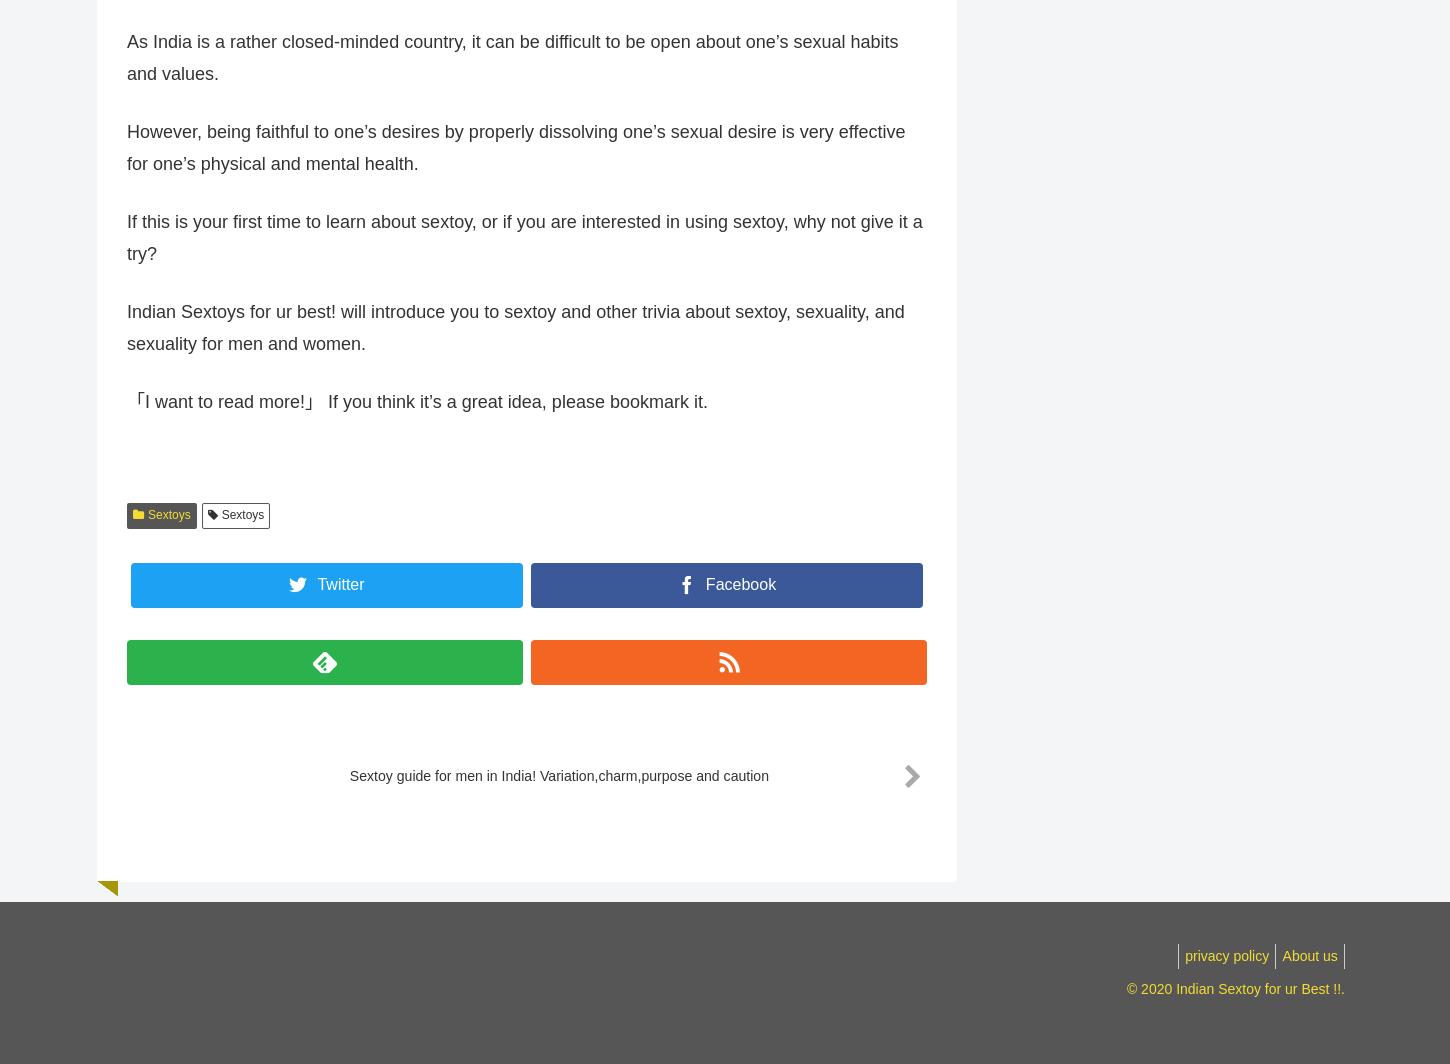 This screenshot has height=1064, width=1450. I want to click on 'Twitter', so click(340, 595).